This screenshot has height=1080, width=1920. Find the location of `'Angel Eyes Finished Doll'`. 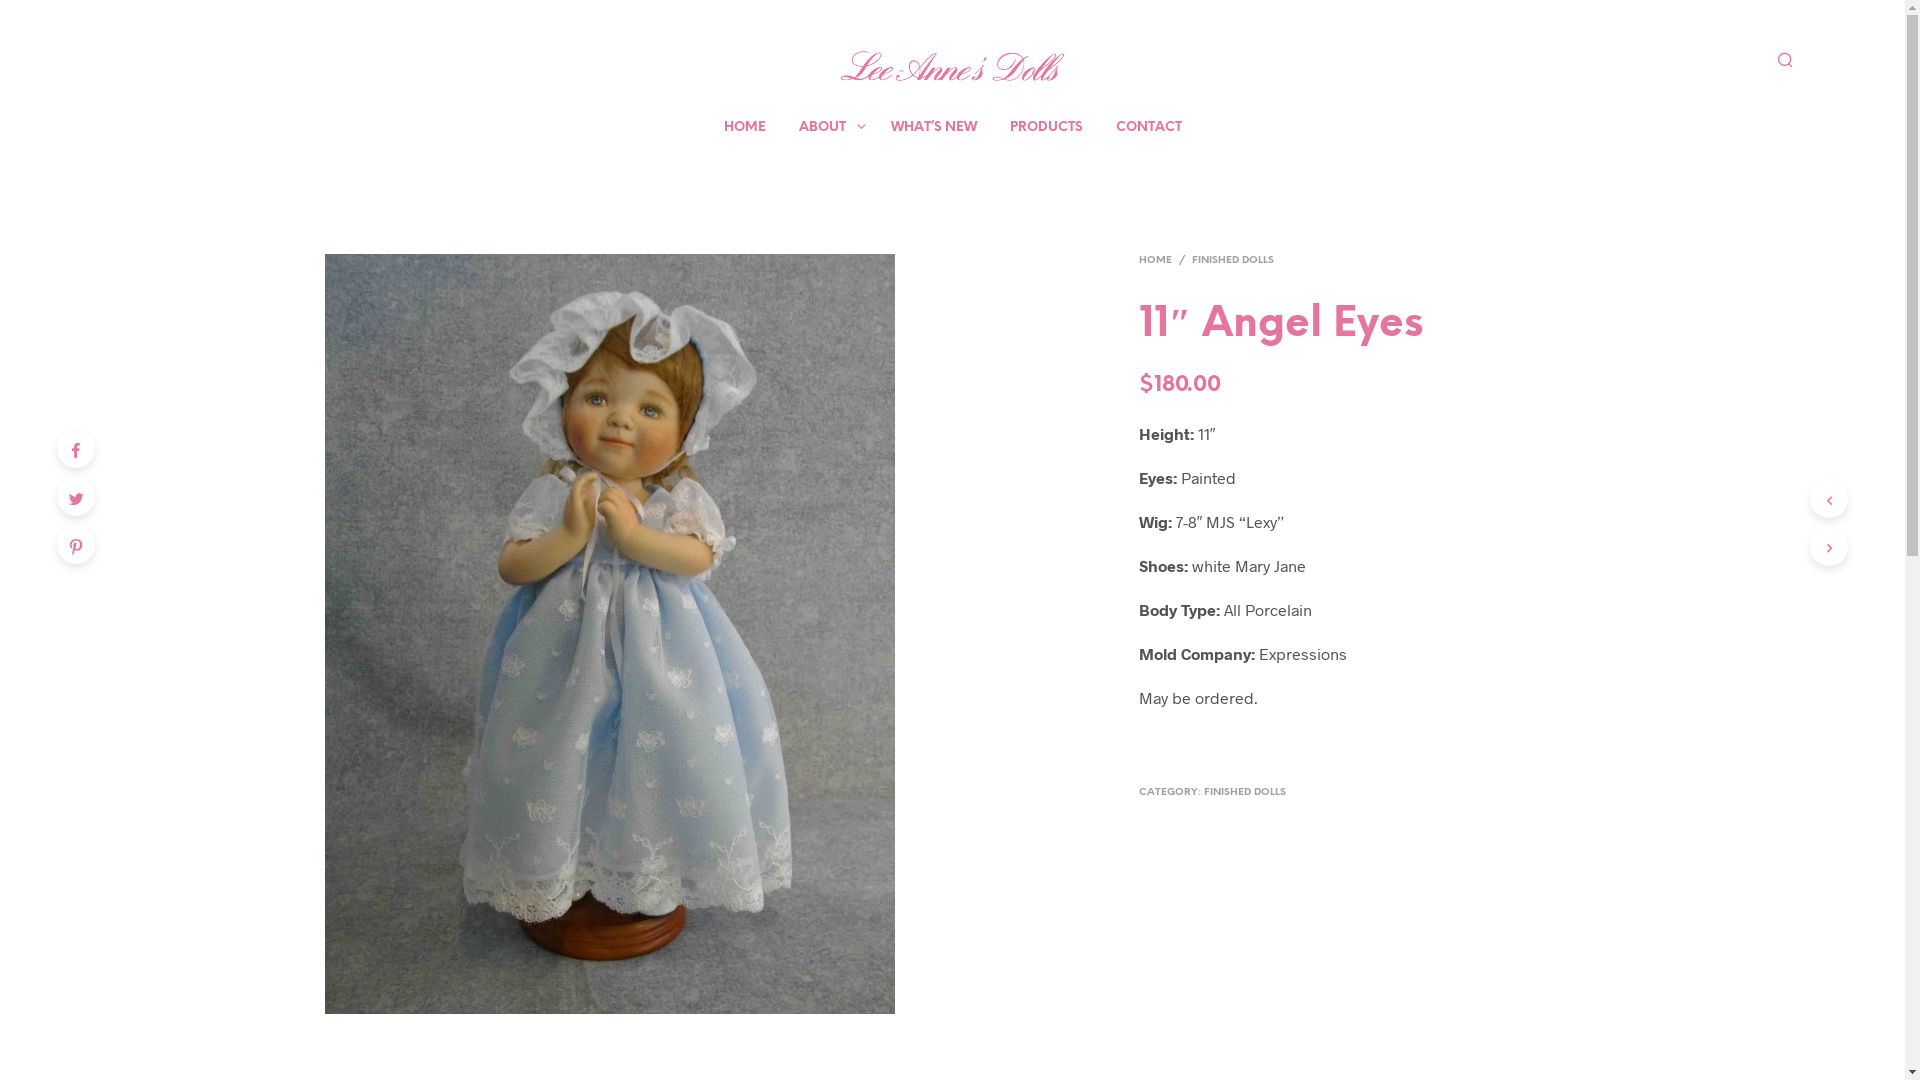

'Angel Eyes Finished Doll' is located at coordinates (608, 633).